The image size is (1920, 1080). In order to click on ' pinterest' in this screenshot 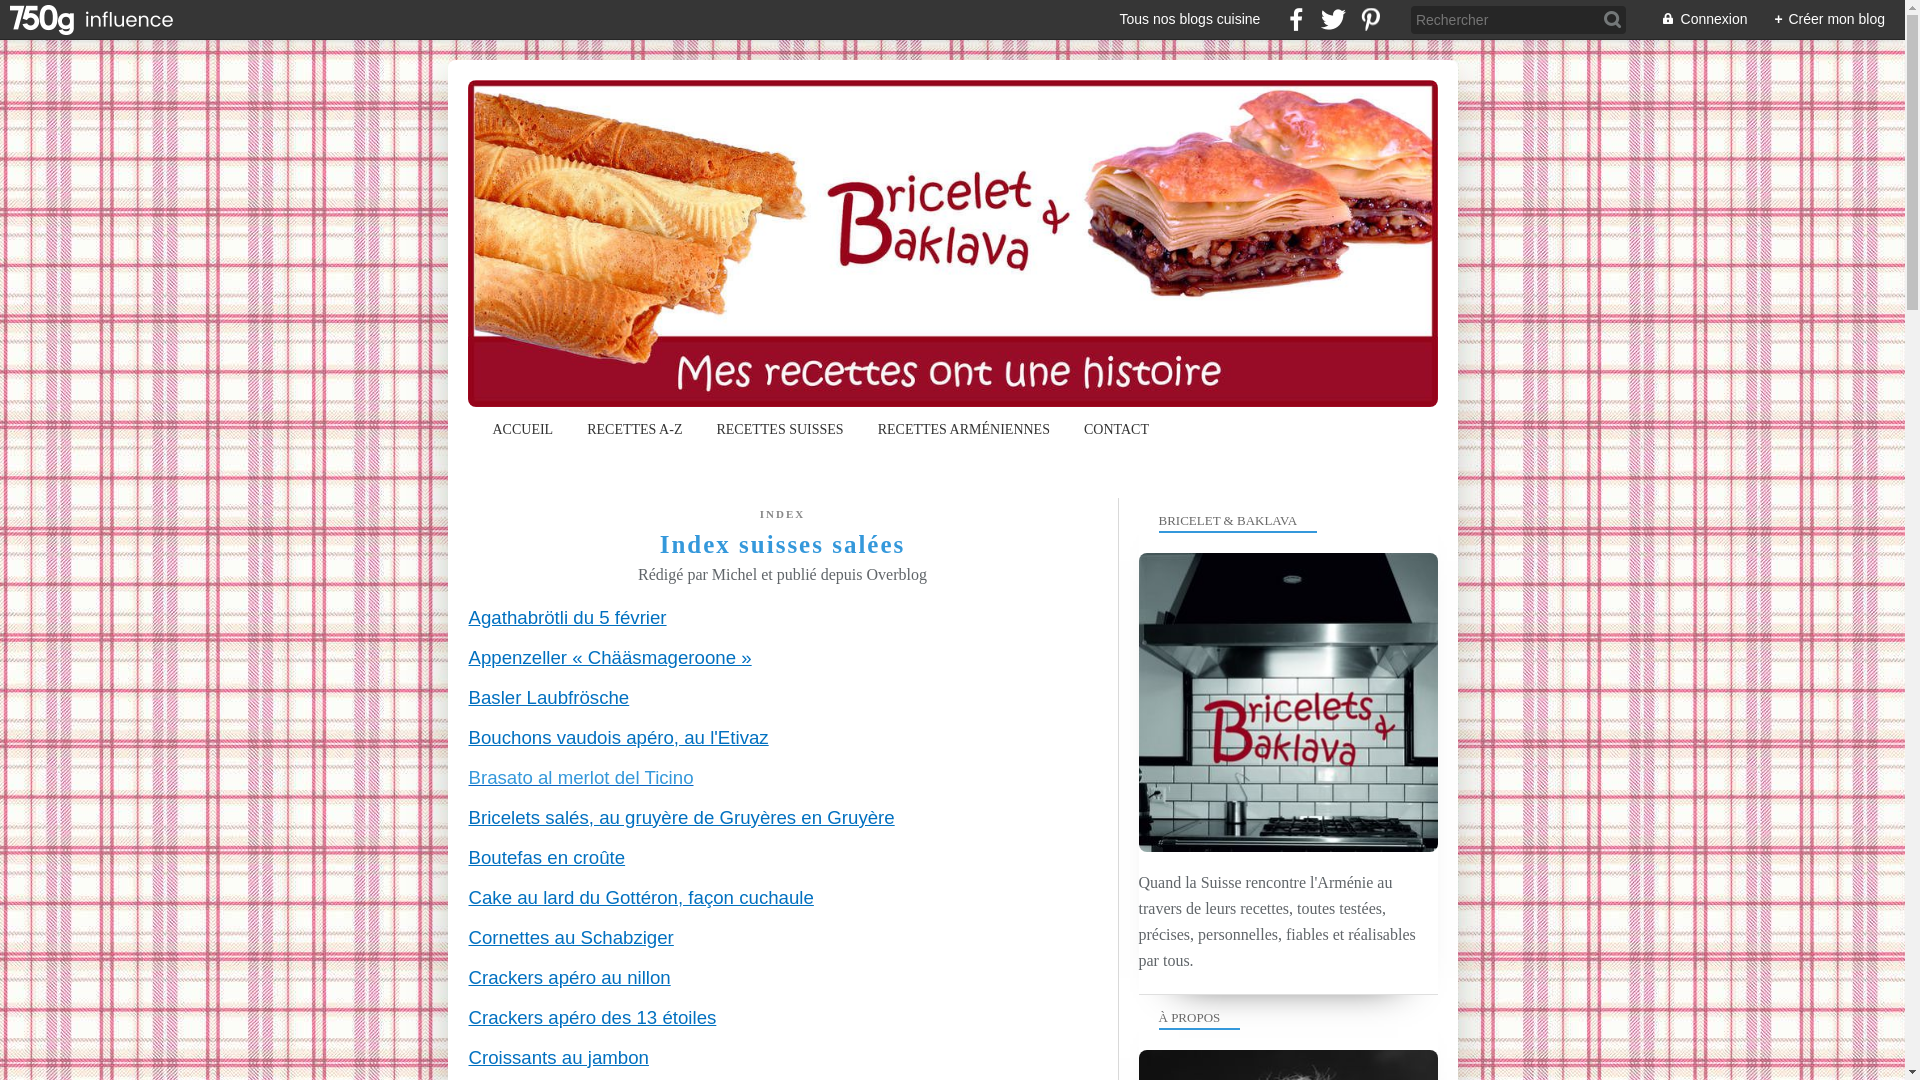, I will do `click(1369, 19)`.